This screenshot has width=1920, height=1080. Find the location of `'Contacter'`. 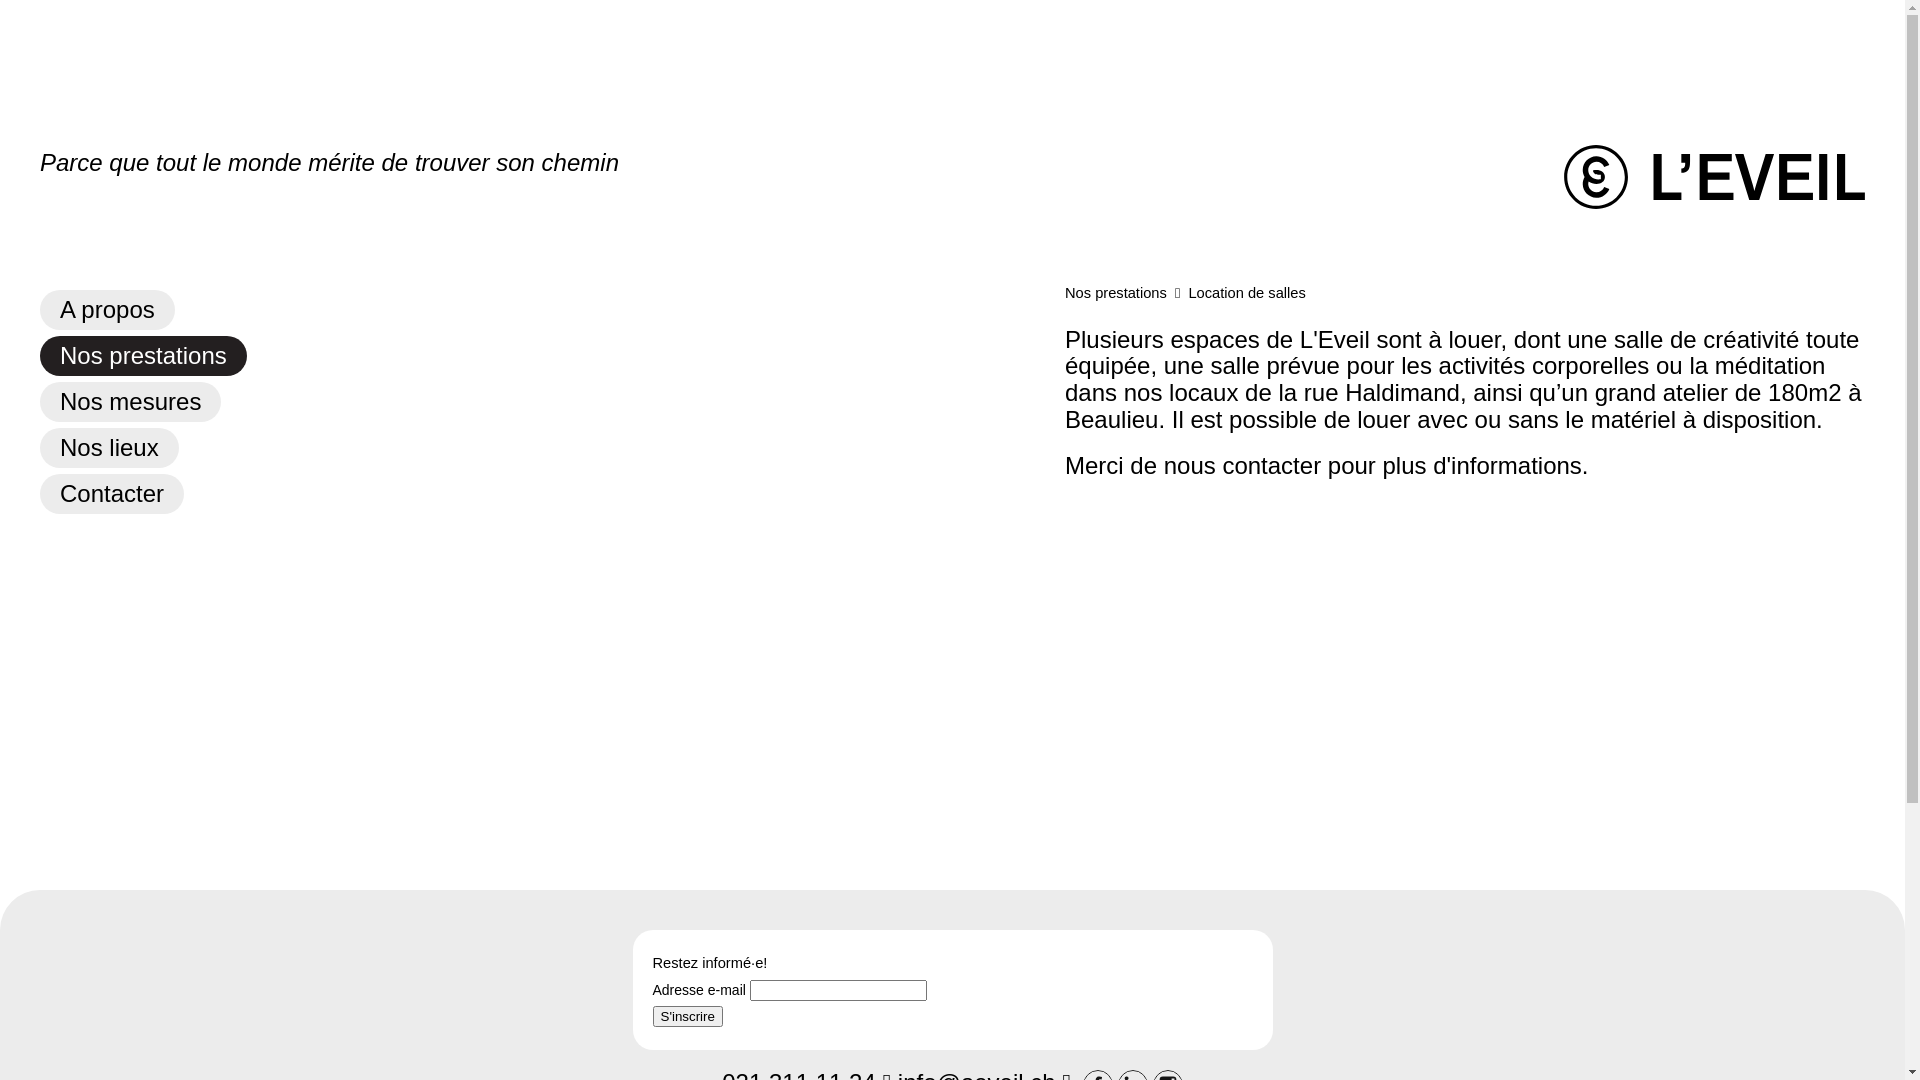

'Contacter' is located at coordinates (110, 493).